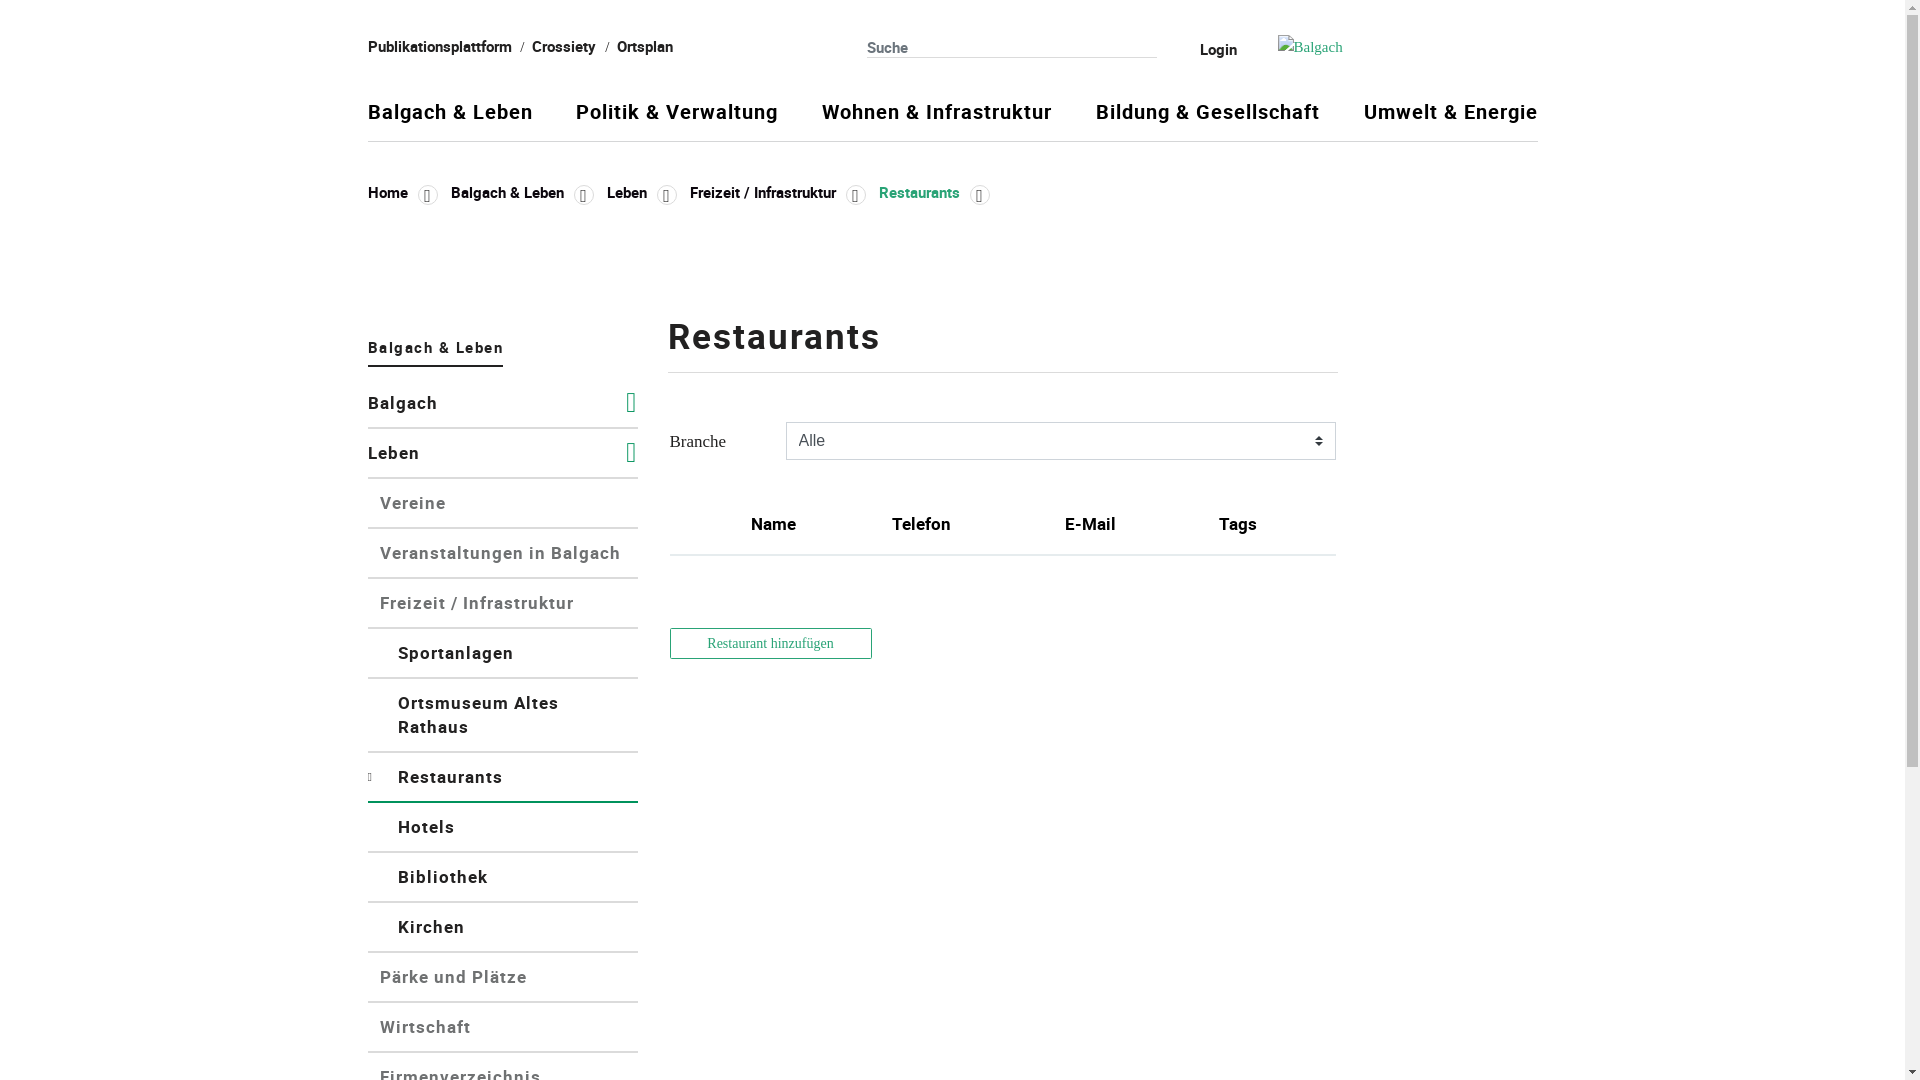 This screenshot has width=1920, height=1080. I want to click on 'Publikationsplattform', so click(439, 45).